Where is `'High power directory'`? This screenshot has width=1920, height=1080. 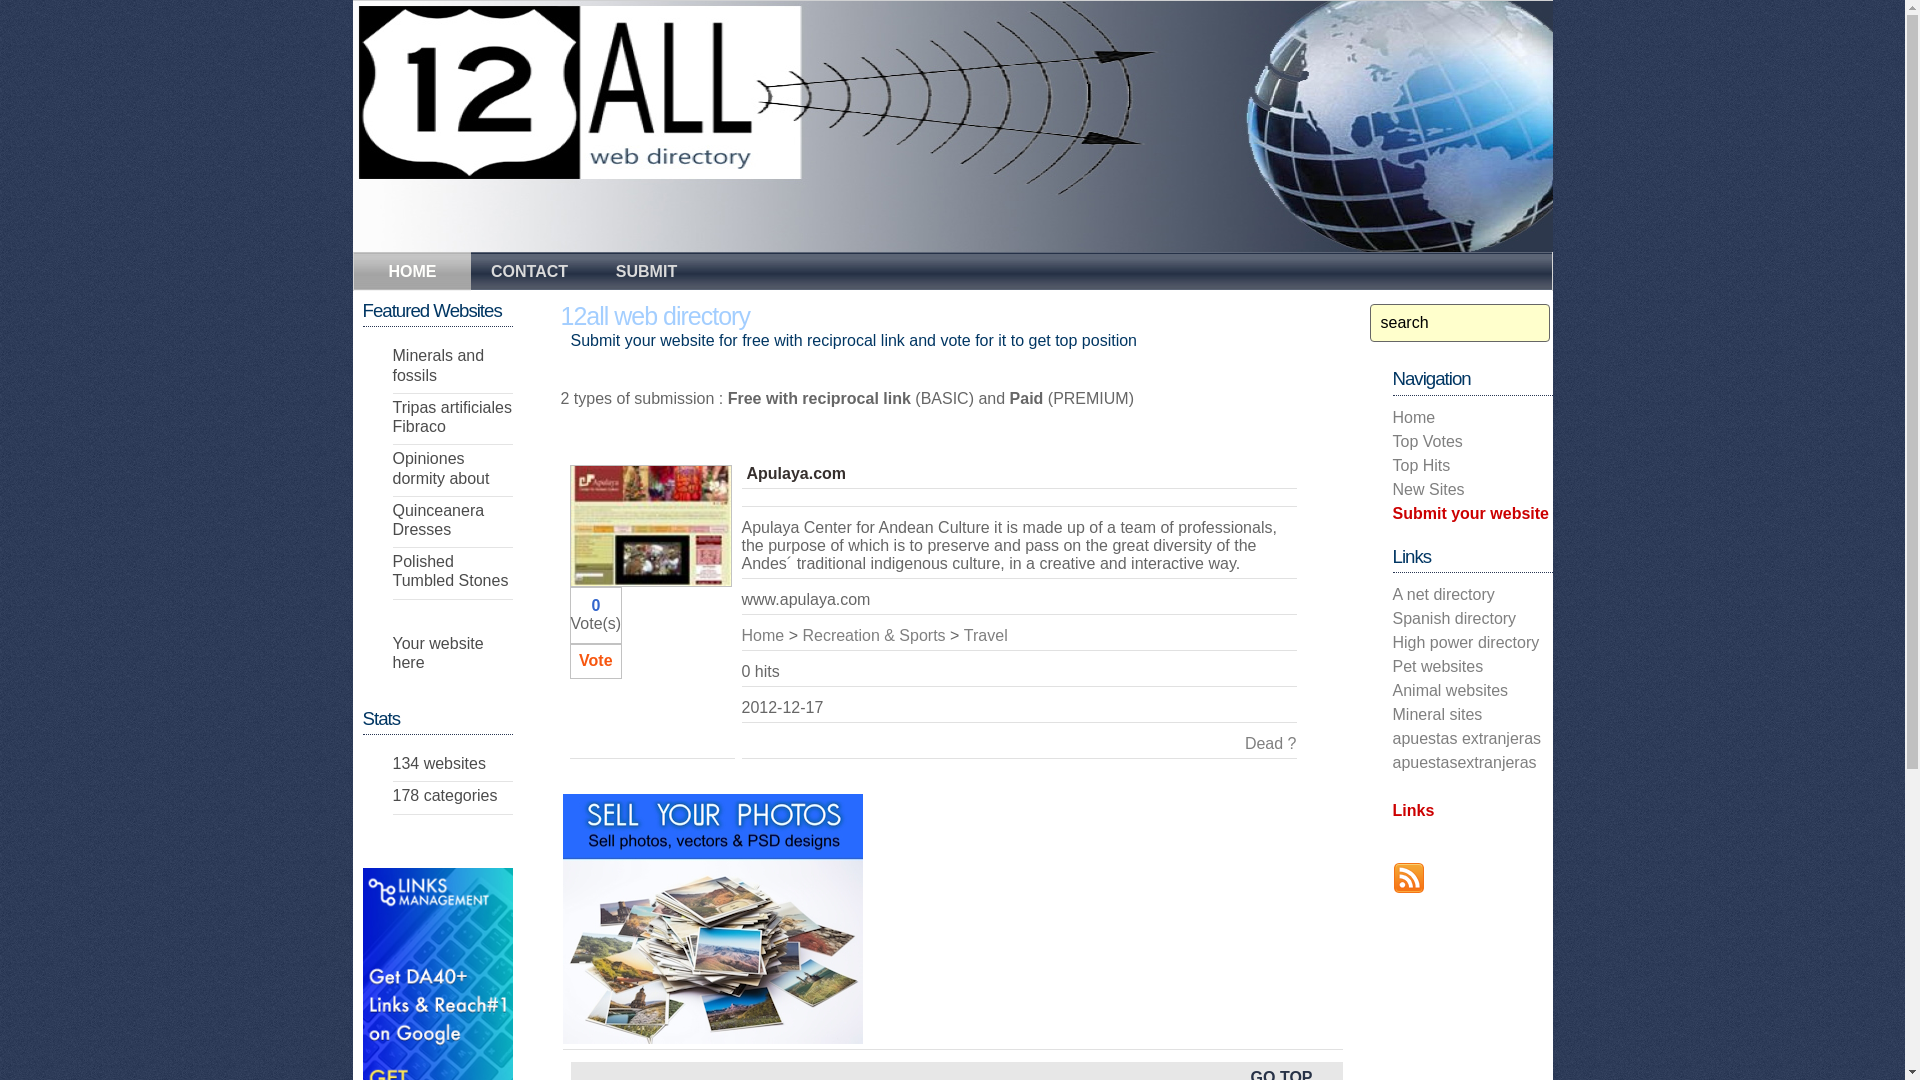
'High power directory' is located at coordinates (1465, 642).